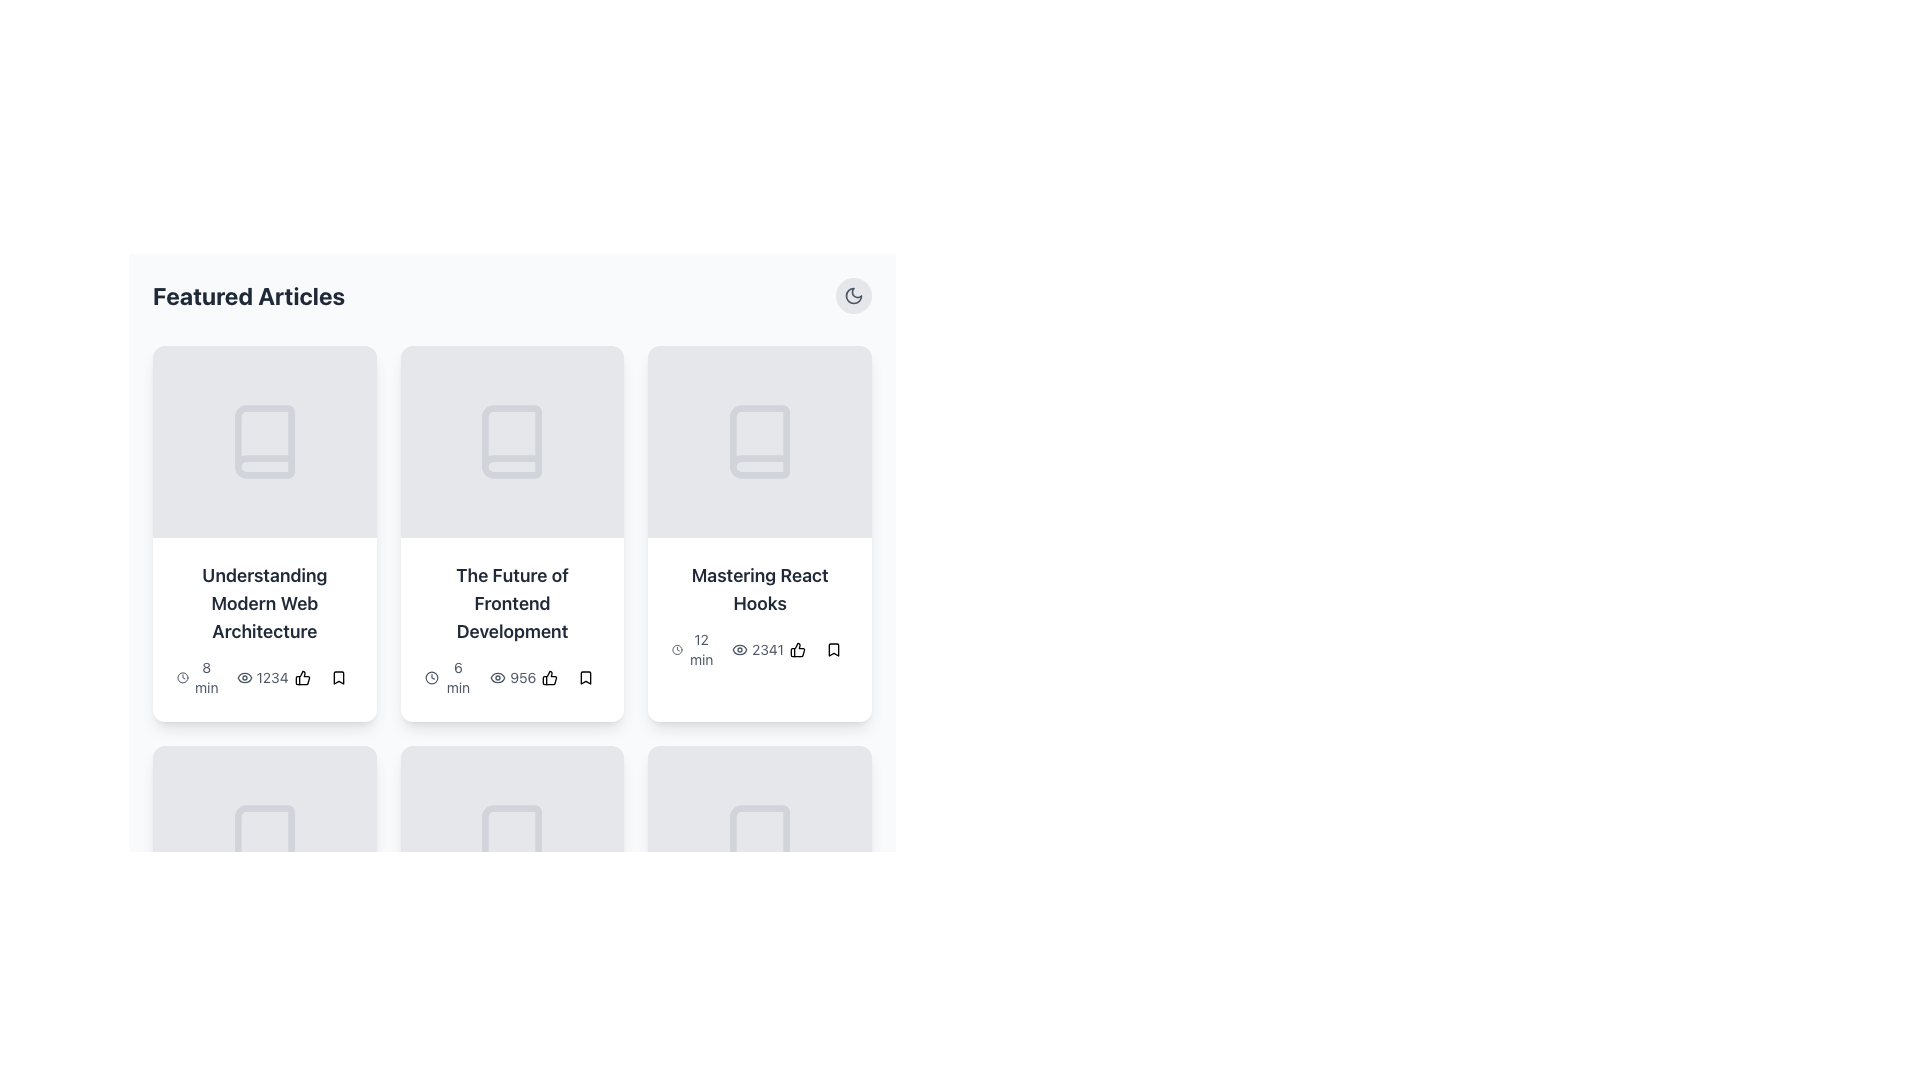 This screenshot has width=1920, height=1080. What do you see at coordinates (816, 650) in the screenshot?
I see `the bookmark icon located in the lower-right section of the 'Mastering React Hooks' card, which is part of a composite UI element containing two icons with a decorative dot` at bounding box center [816, 650].